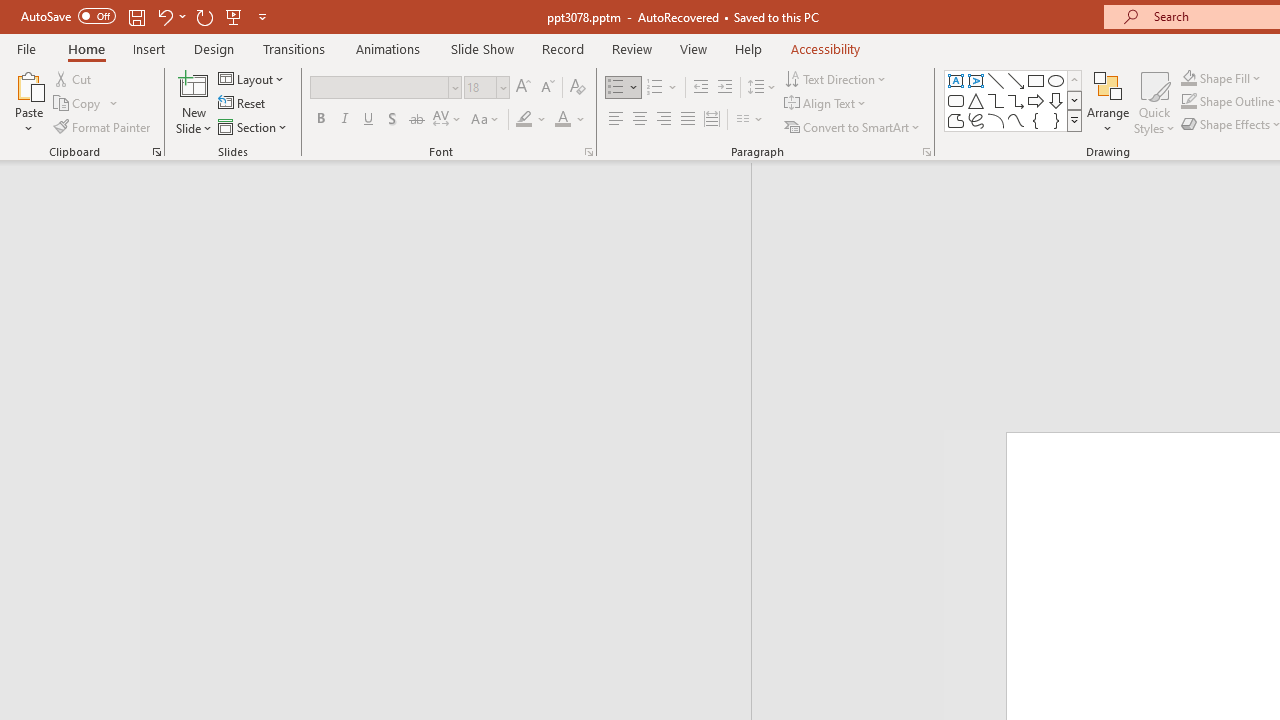  Describe the element at coordinates (976, 100) in the screenshot. I see `'Isosceles Triangle'` at that location.